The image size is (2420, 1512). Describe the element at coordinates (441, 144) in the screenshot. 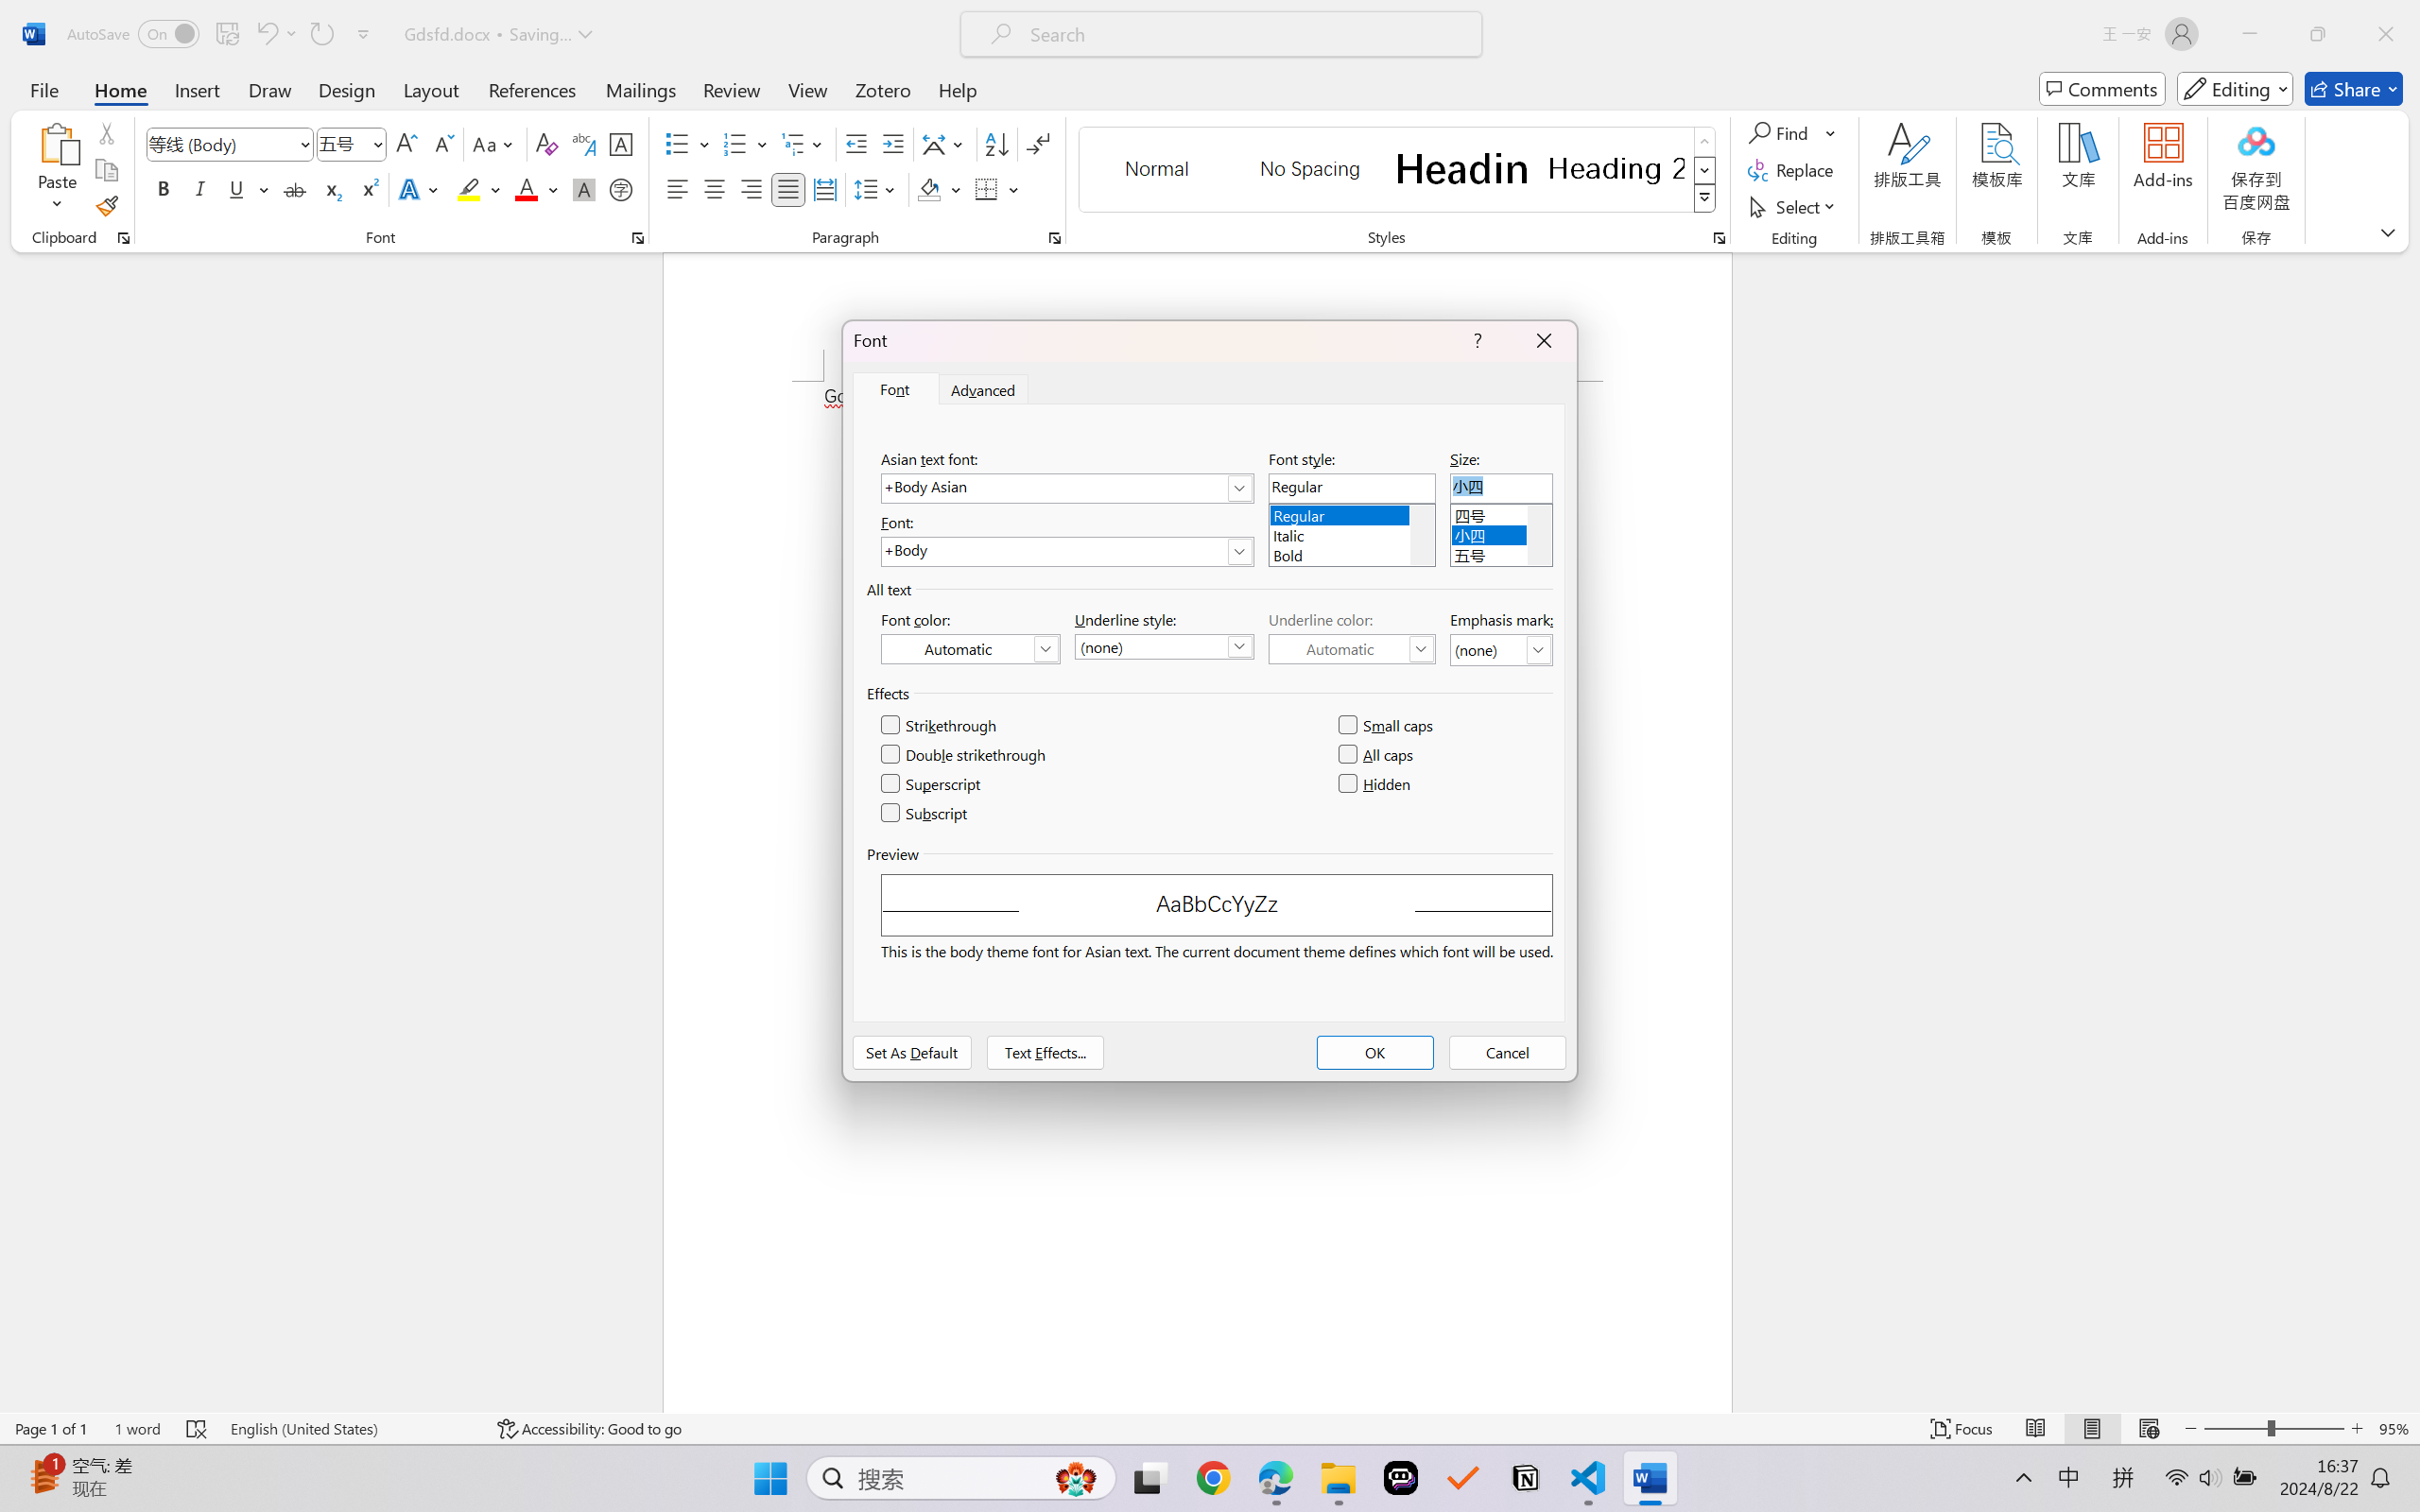

I see `'Shrink Font'` at that location.